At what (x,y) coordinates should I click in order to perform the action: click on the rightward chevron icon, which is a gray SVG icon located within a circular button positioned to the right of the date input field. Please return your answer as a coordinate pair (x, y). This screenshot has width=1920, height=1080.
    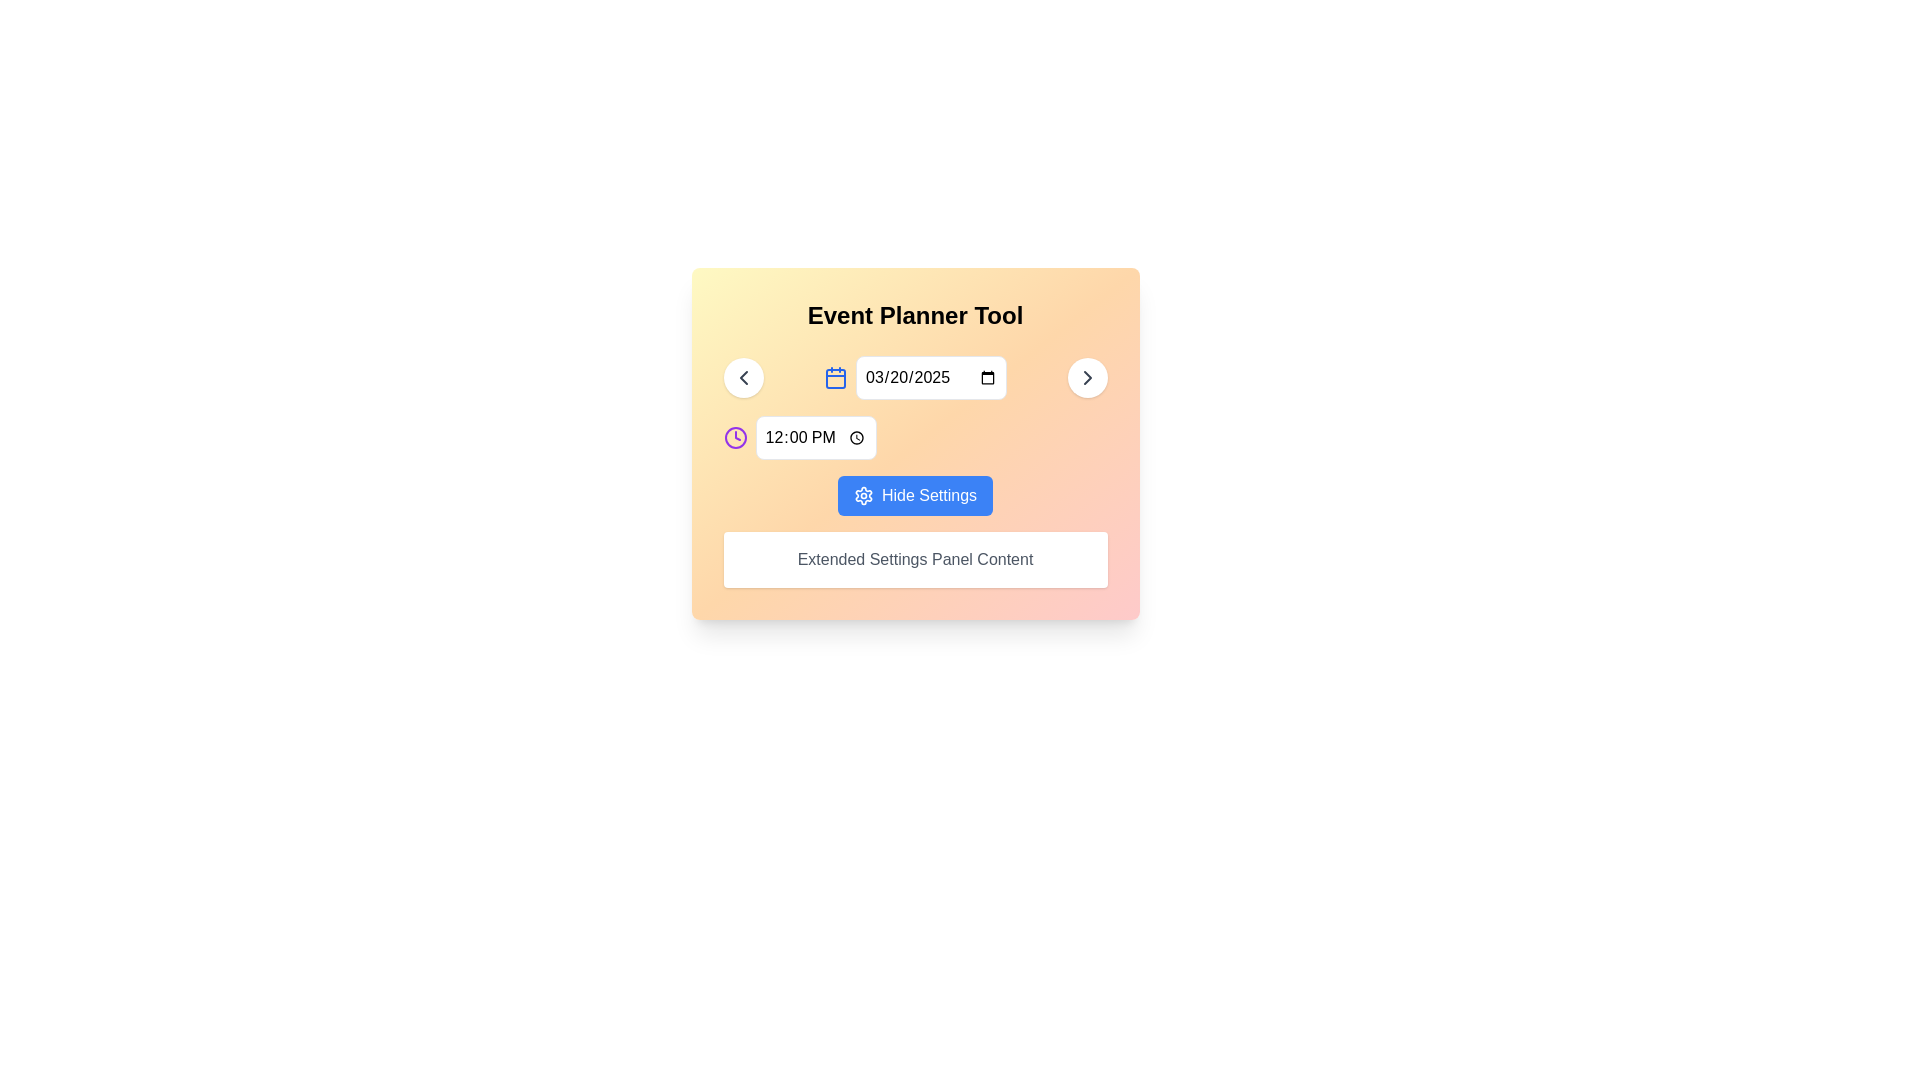
    Looking at the image, I should click on (1086, 378).